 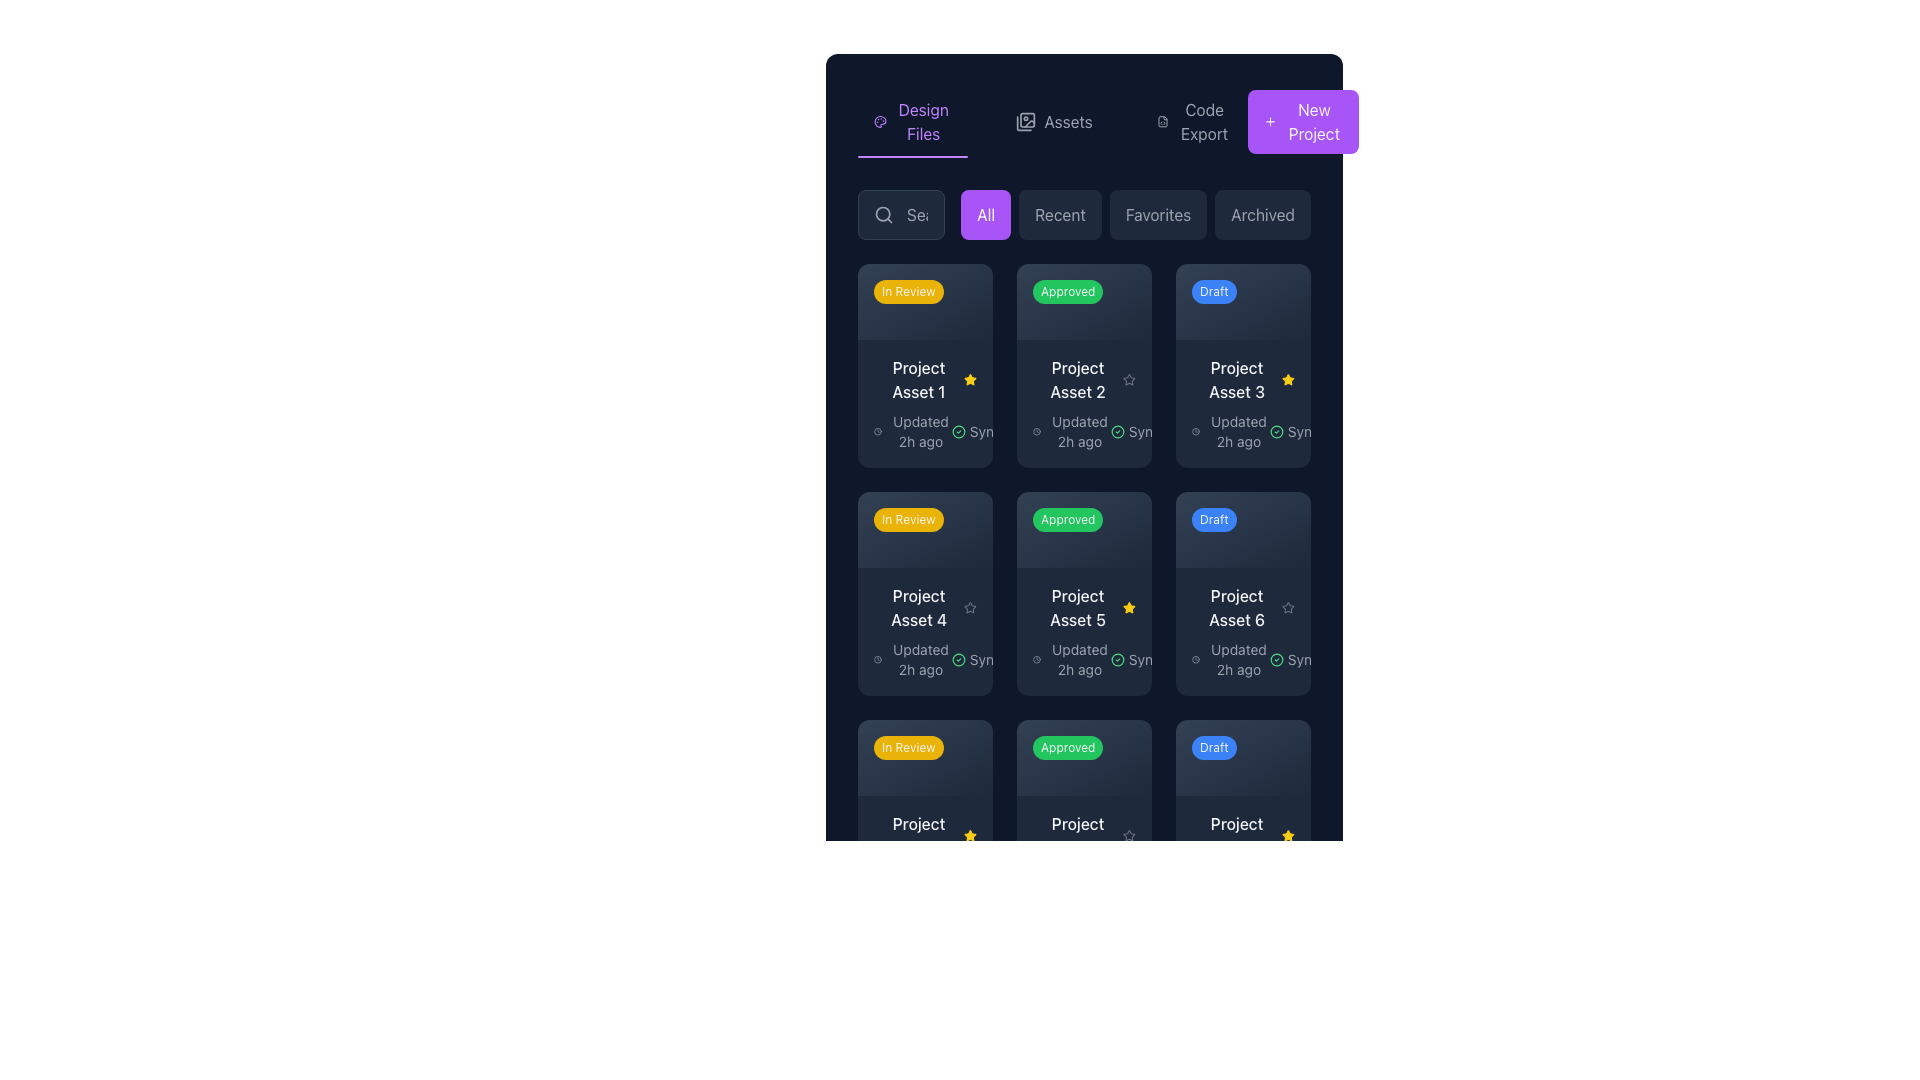 What do you see at coordinates (1262, 215) in the screenshot?
I see `the fourth button in the navigation bar labeled for archived items` at bounding box center [1262, 215].